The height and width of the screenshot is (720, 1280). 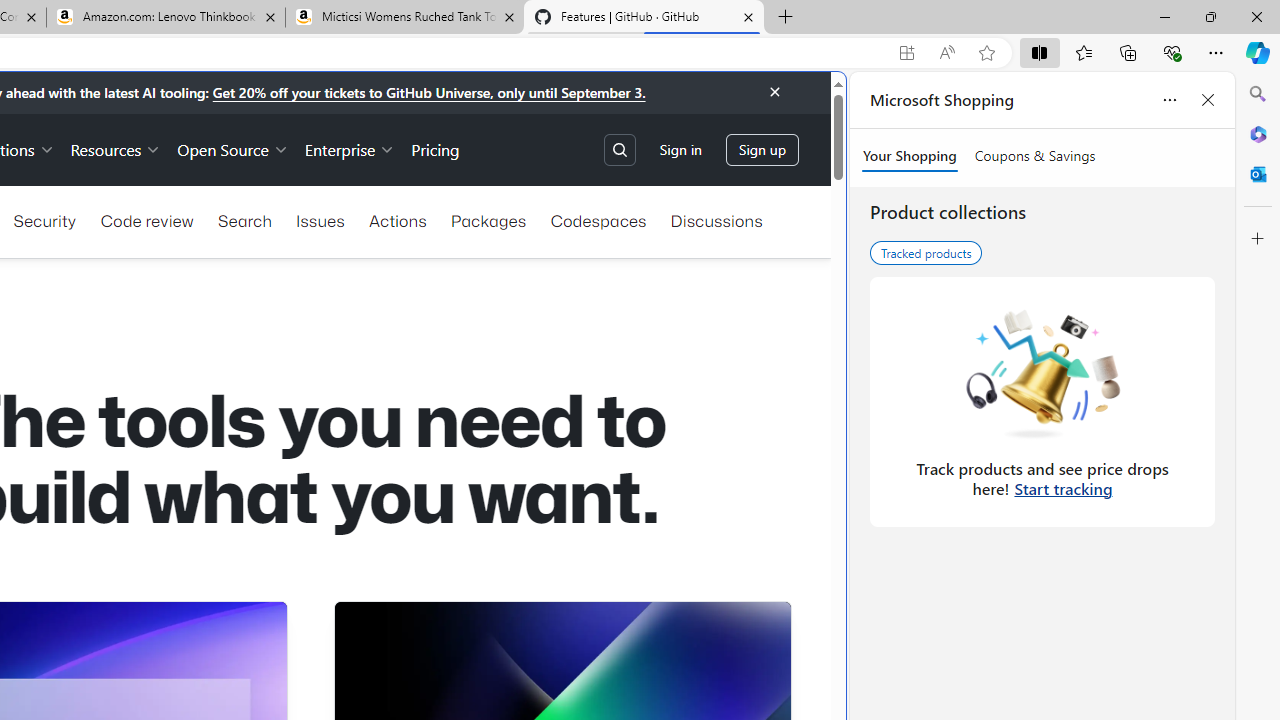 What do you see at coordinates (320, 221) in the screenshot?
I see `'Issues'` at bounding box center [320, 221].